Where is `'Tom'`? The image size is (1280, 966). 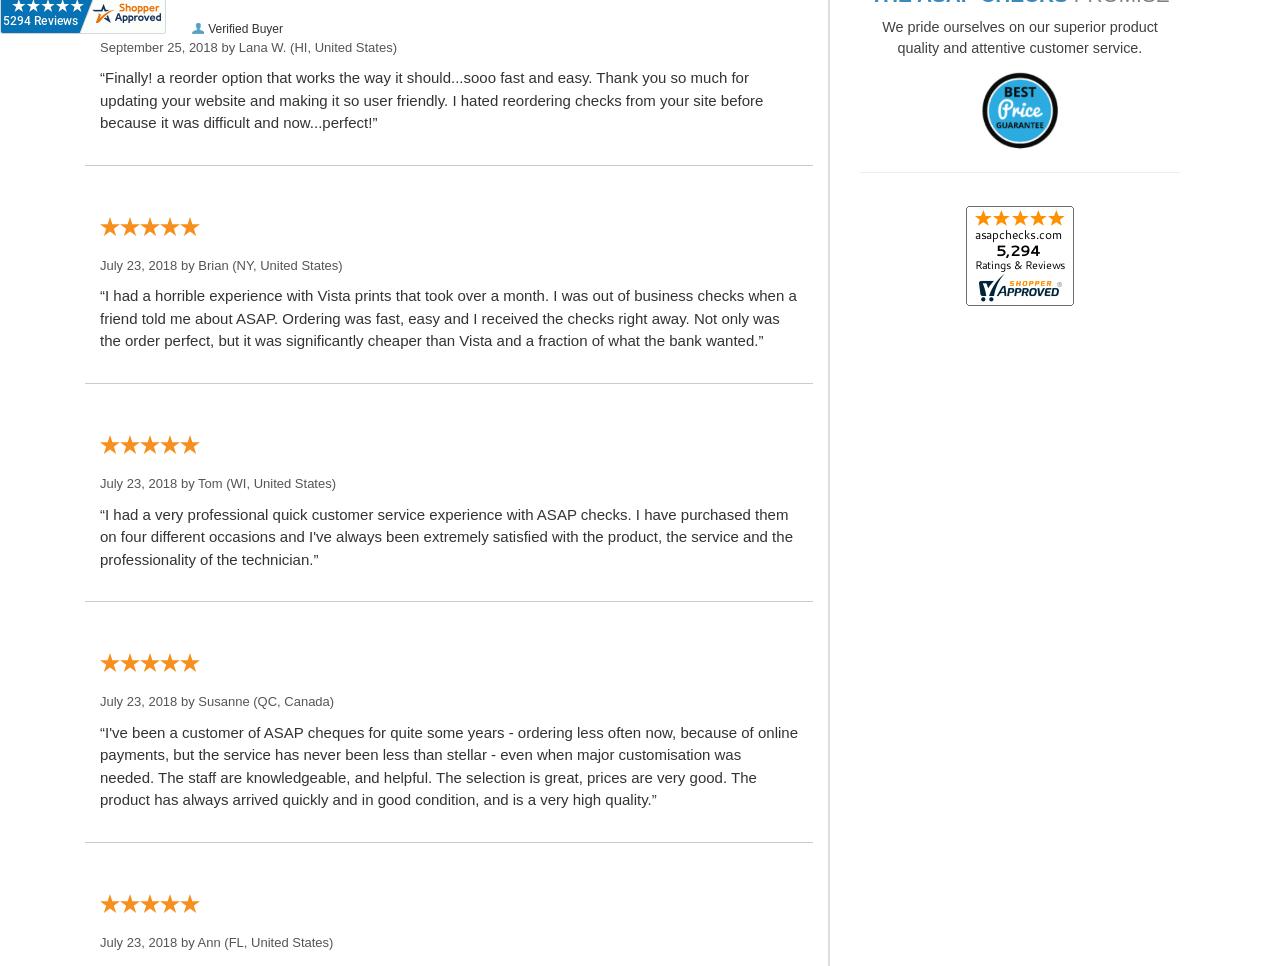
'Tom' is located at coordinates (210, 483).